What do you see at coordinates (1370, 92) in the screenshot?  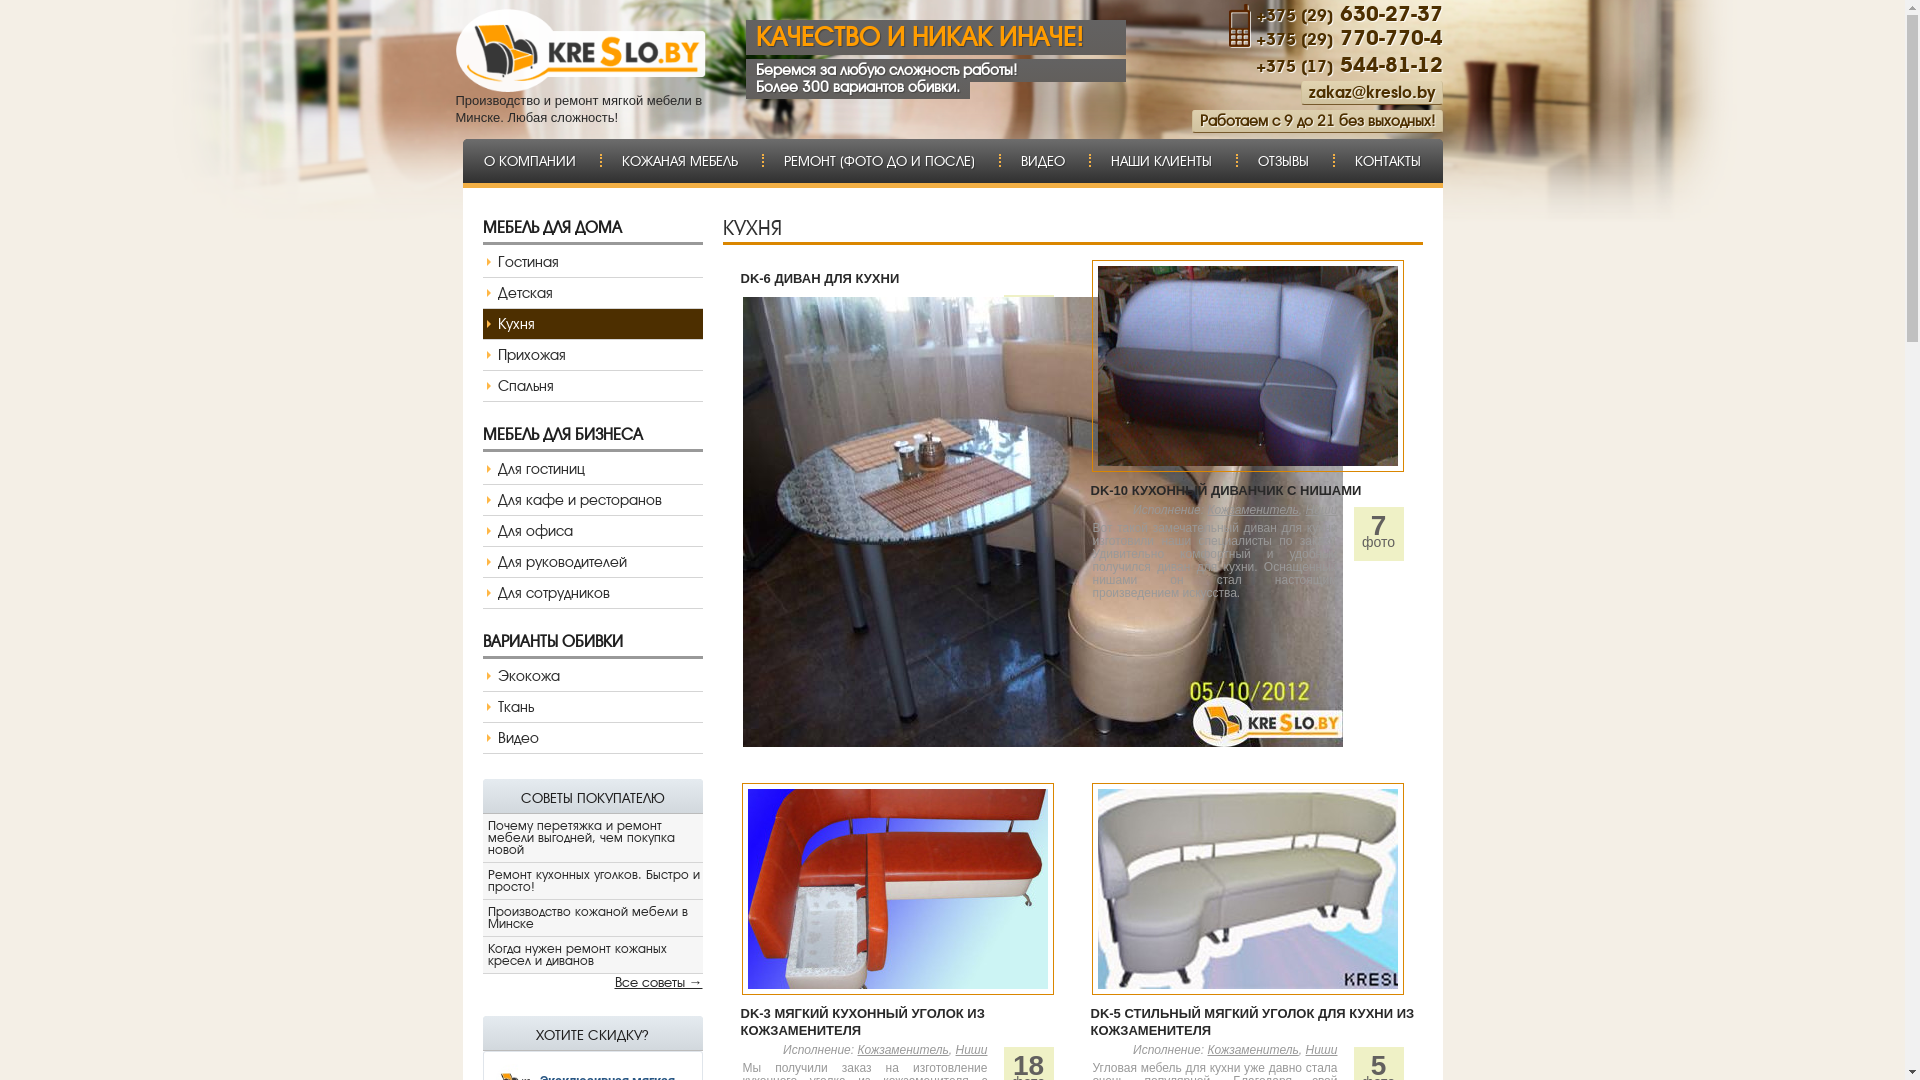 I see `'zakaz@kreslo.by'` at bounding box center [1370, 92].